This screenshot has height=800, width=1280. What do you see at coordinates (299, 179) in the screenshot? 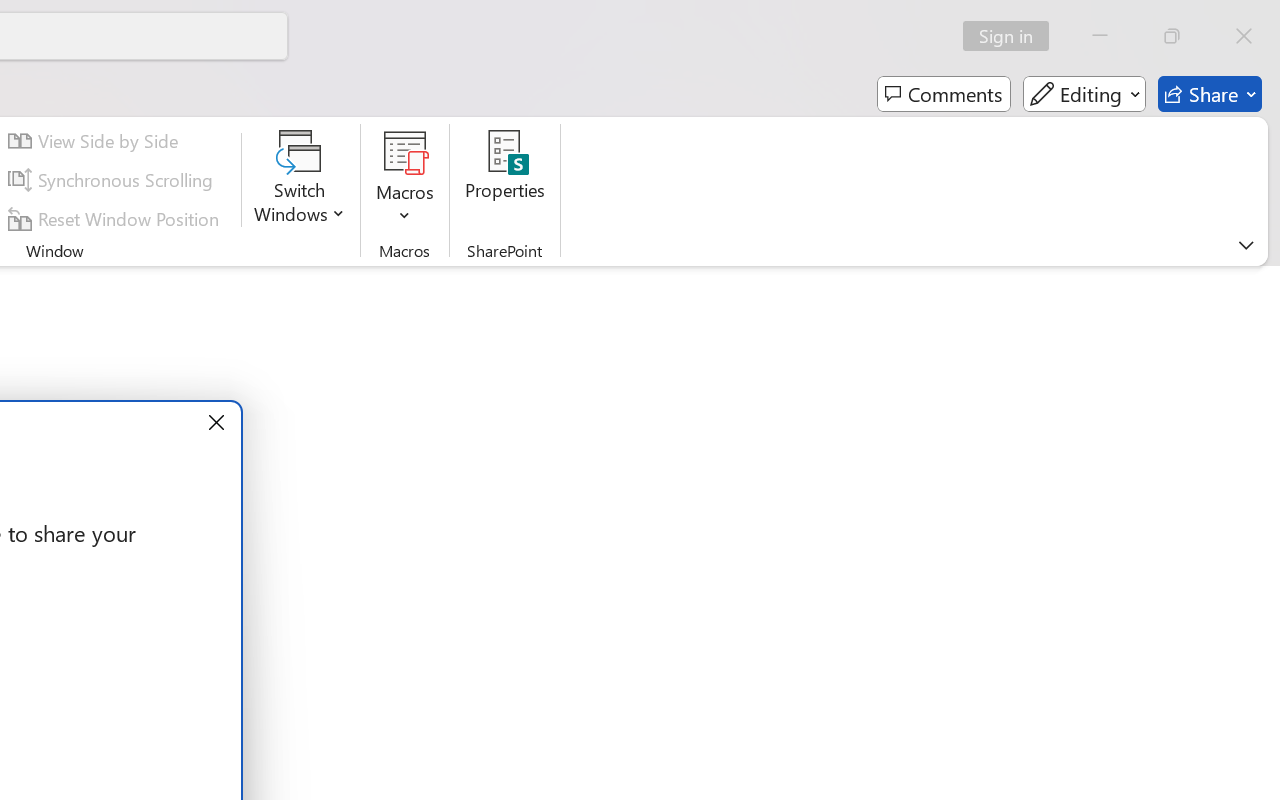
I see `'Switch Windows'` at bounding box center [299, 179].